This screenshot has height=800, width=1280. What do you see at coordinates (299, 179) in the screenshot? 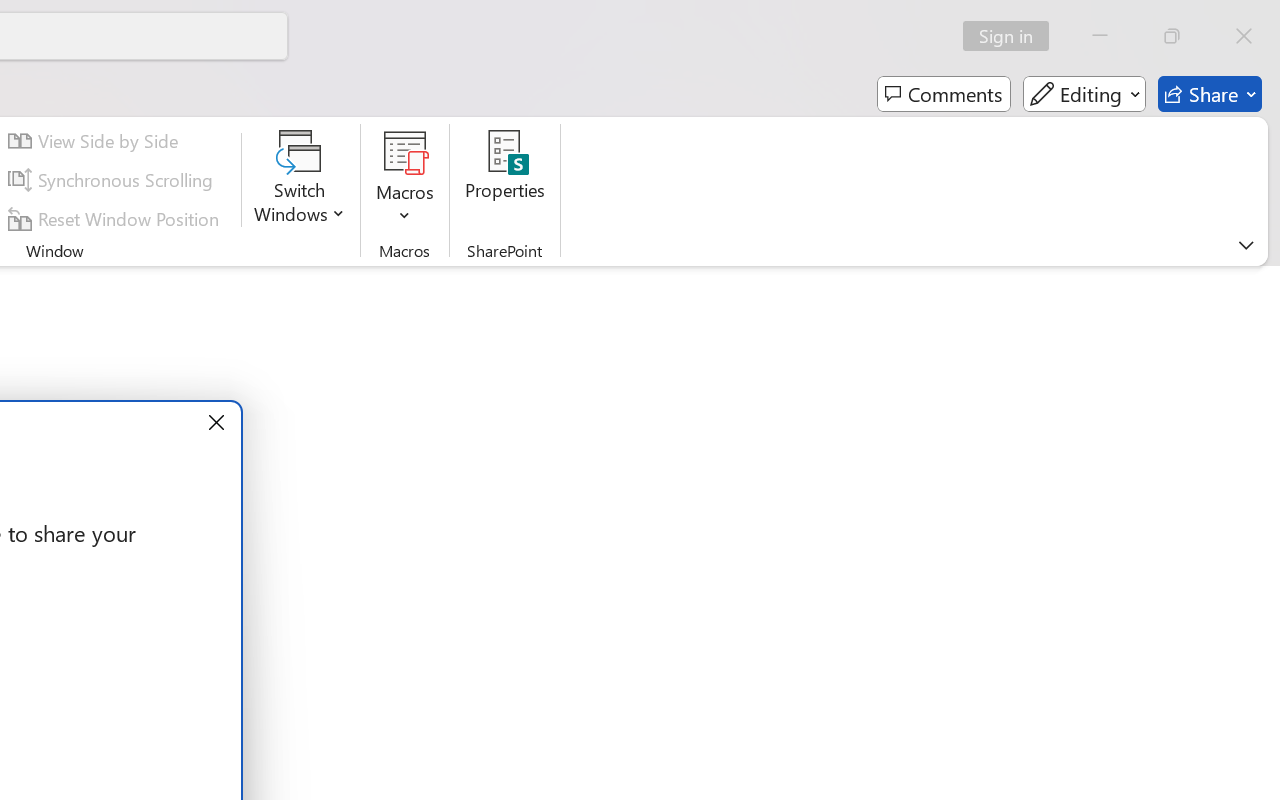
I see `'Switch Windows'` at bounding box center [299, 179].